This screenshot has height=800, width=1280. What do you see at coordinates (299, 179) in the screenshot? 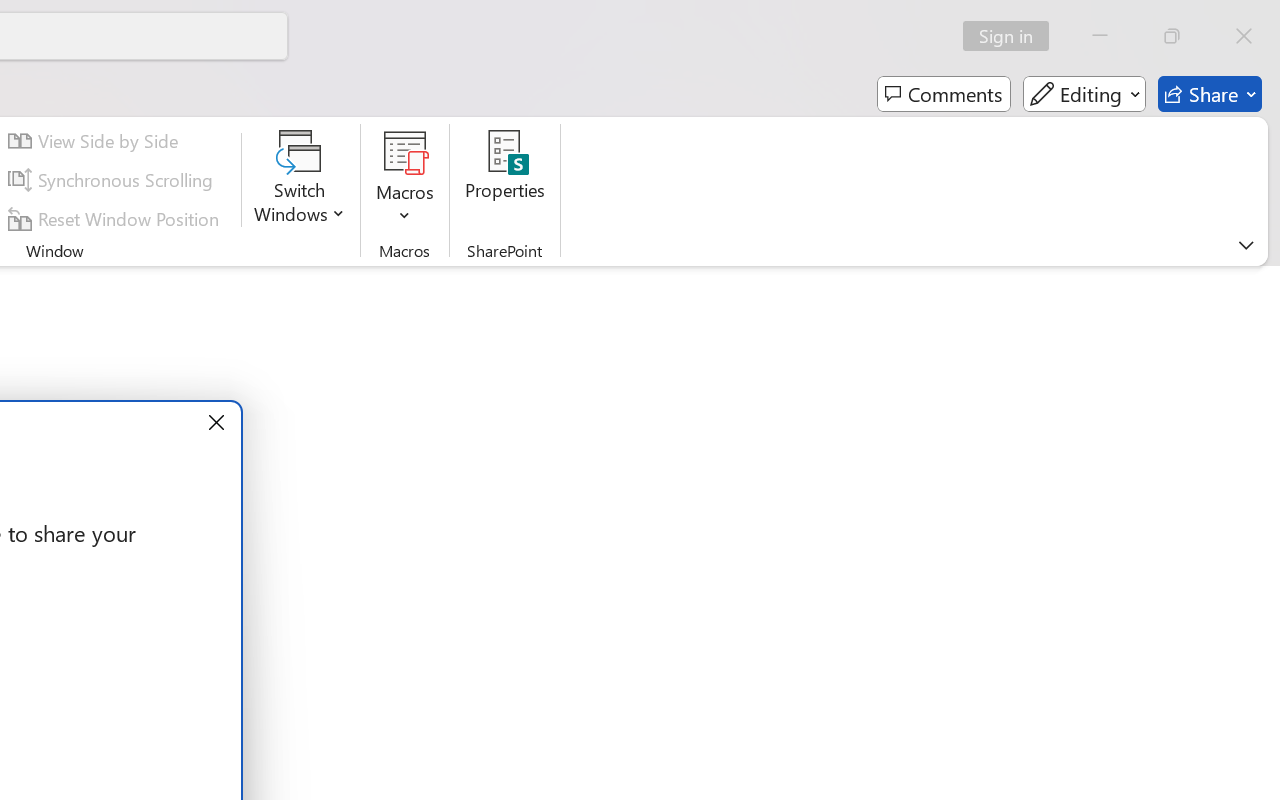
I see `'Switch Windows'` at bounding box center [299, 179].